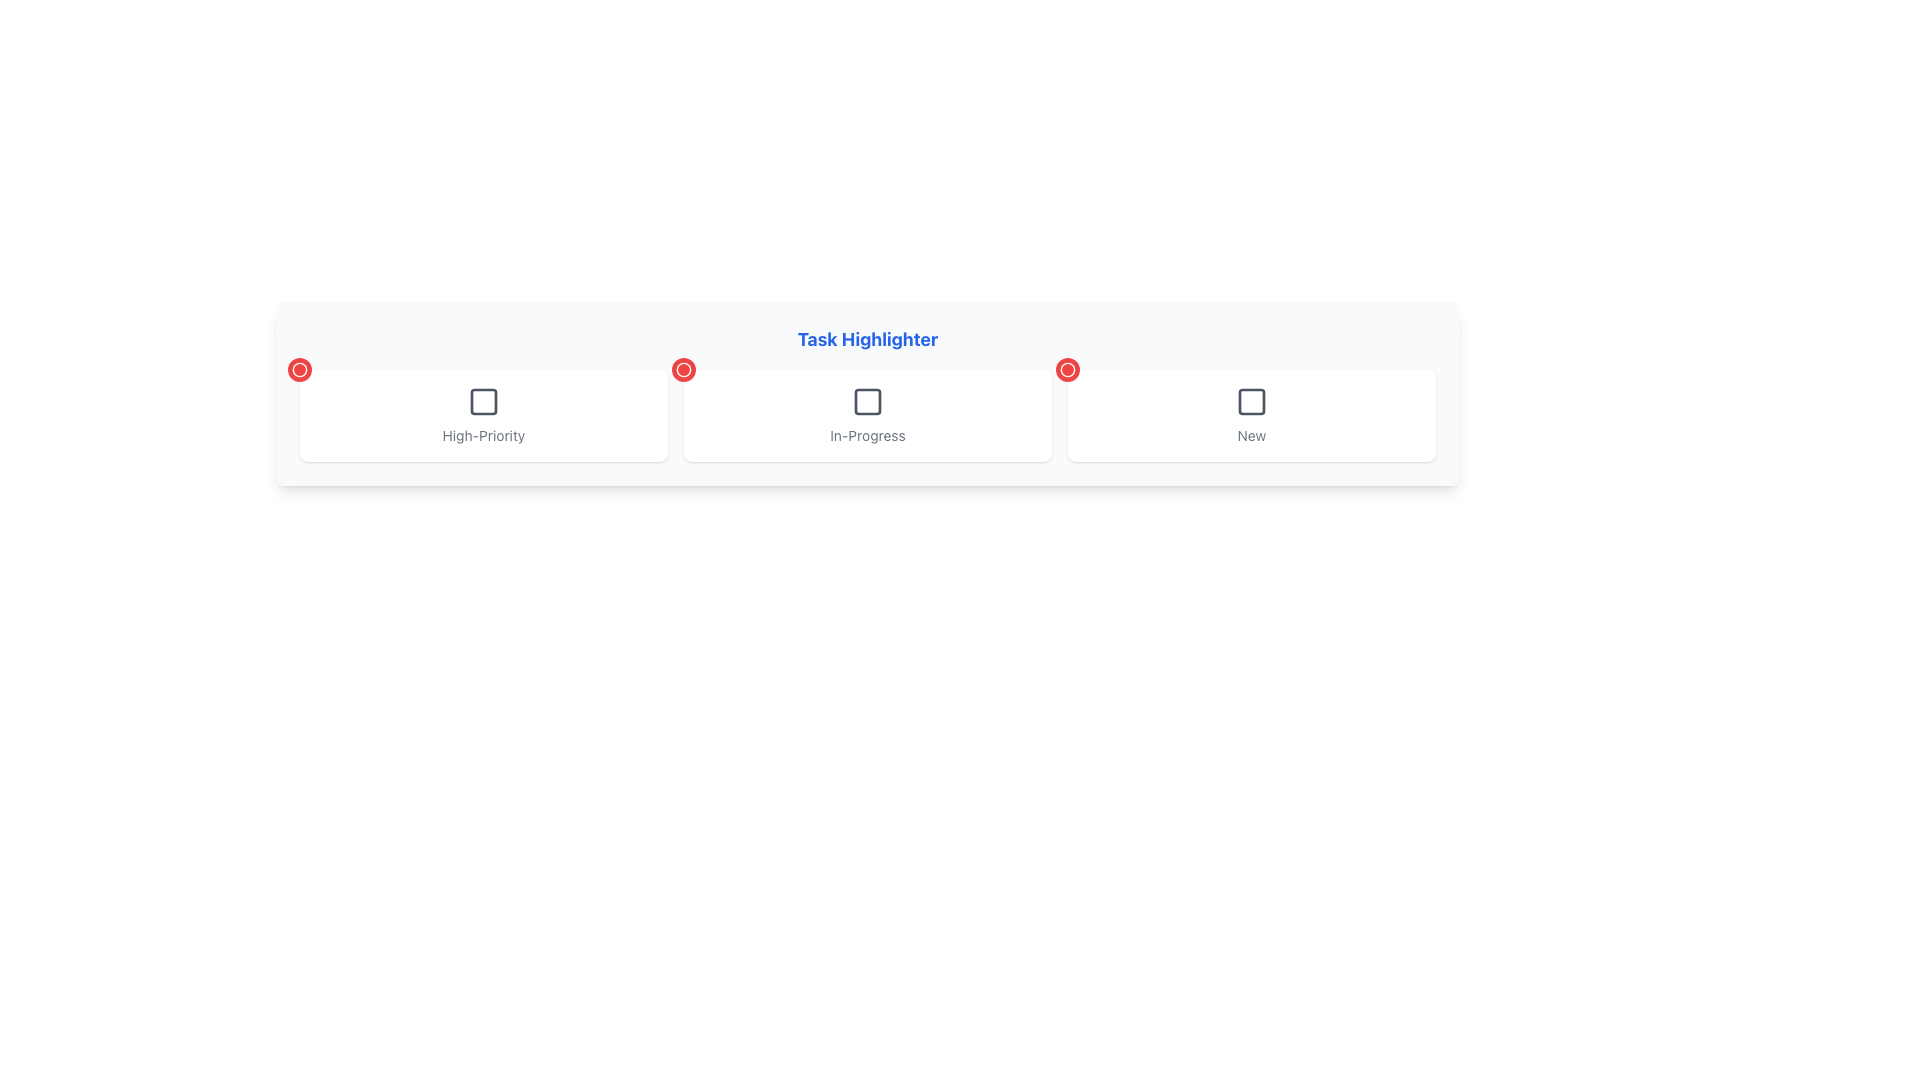  Describe the element at coordinates (484, 401) in the screenshot. I see `the Square icon with rounded corners located within the 'High Priority' section` at that location.